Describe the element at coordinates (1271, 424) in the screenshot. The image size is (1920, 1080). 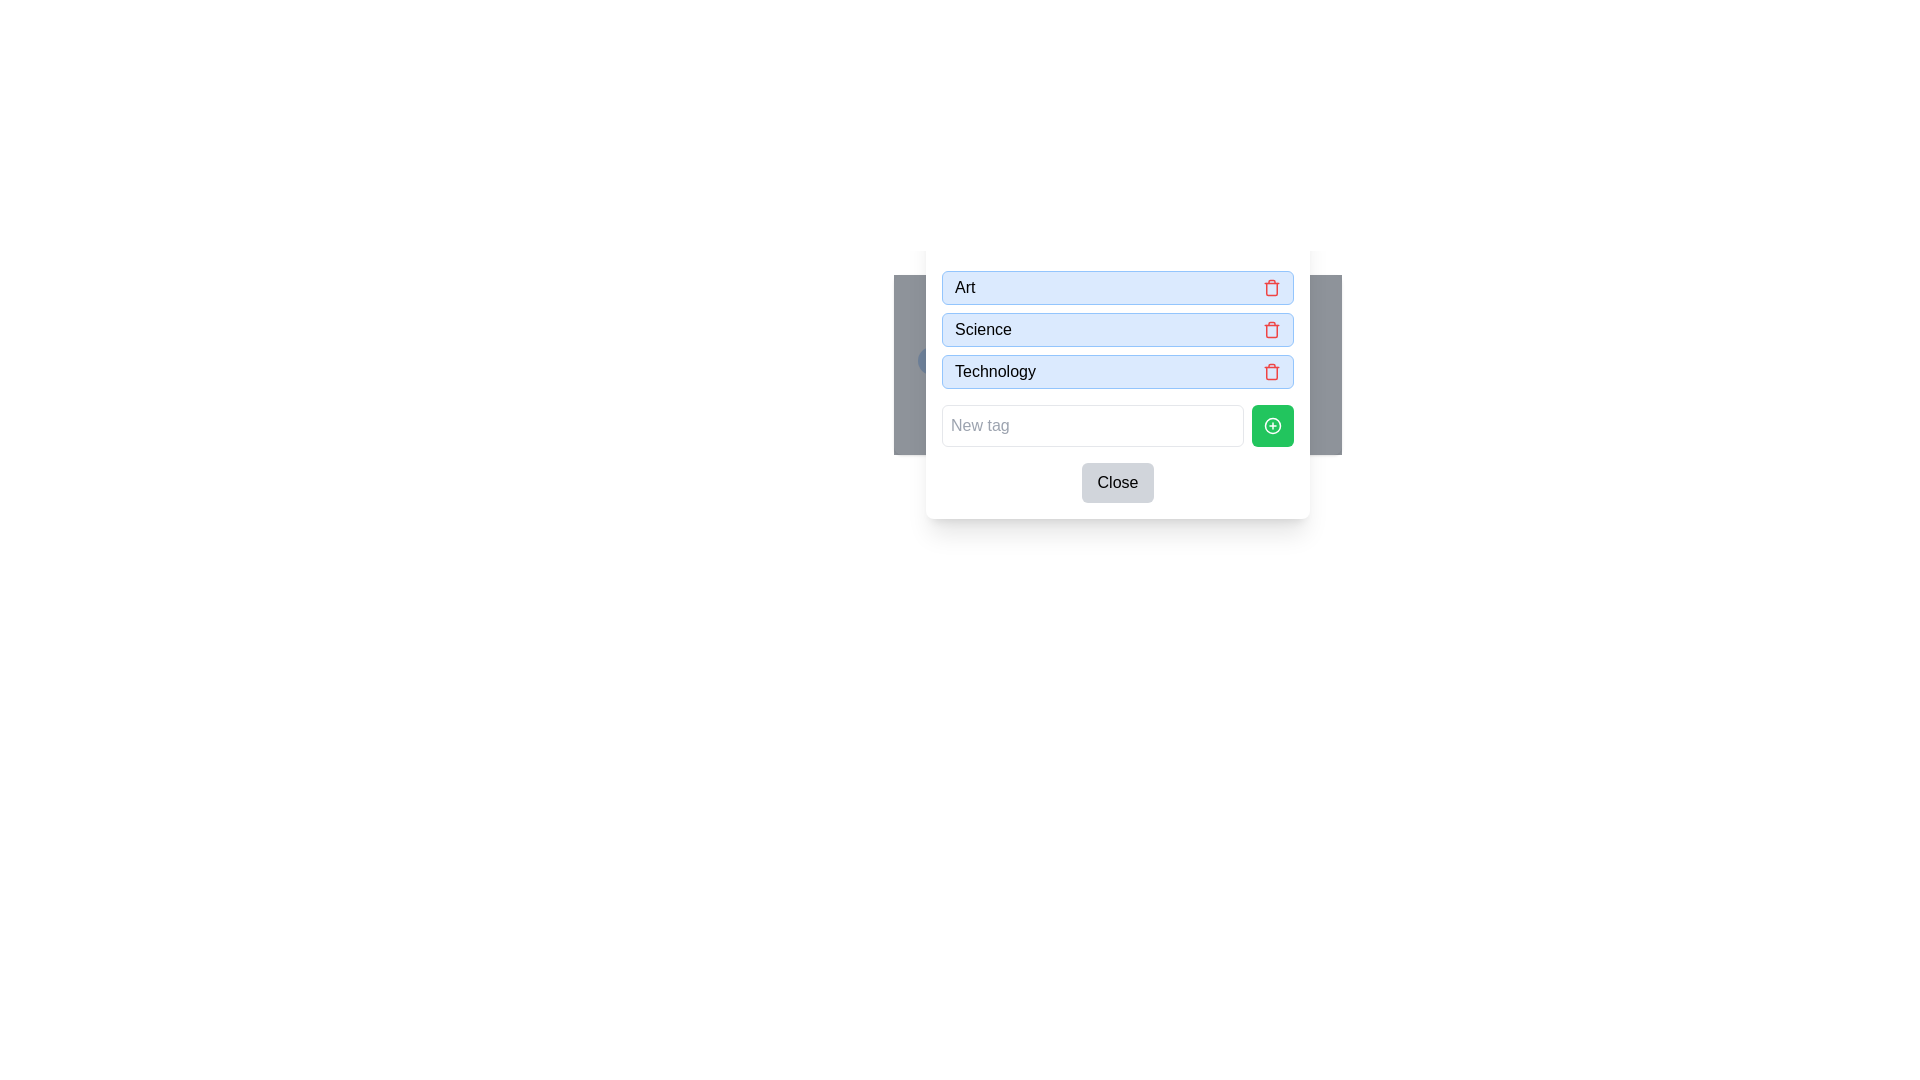
I see `the SVG Circle representing the outer circle of the 'plus' icon for adding new tags or items by clicking on it` at that location.